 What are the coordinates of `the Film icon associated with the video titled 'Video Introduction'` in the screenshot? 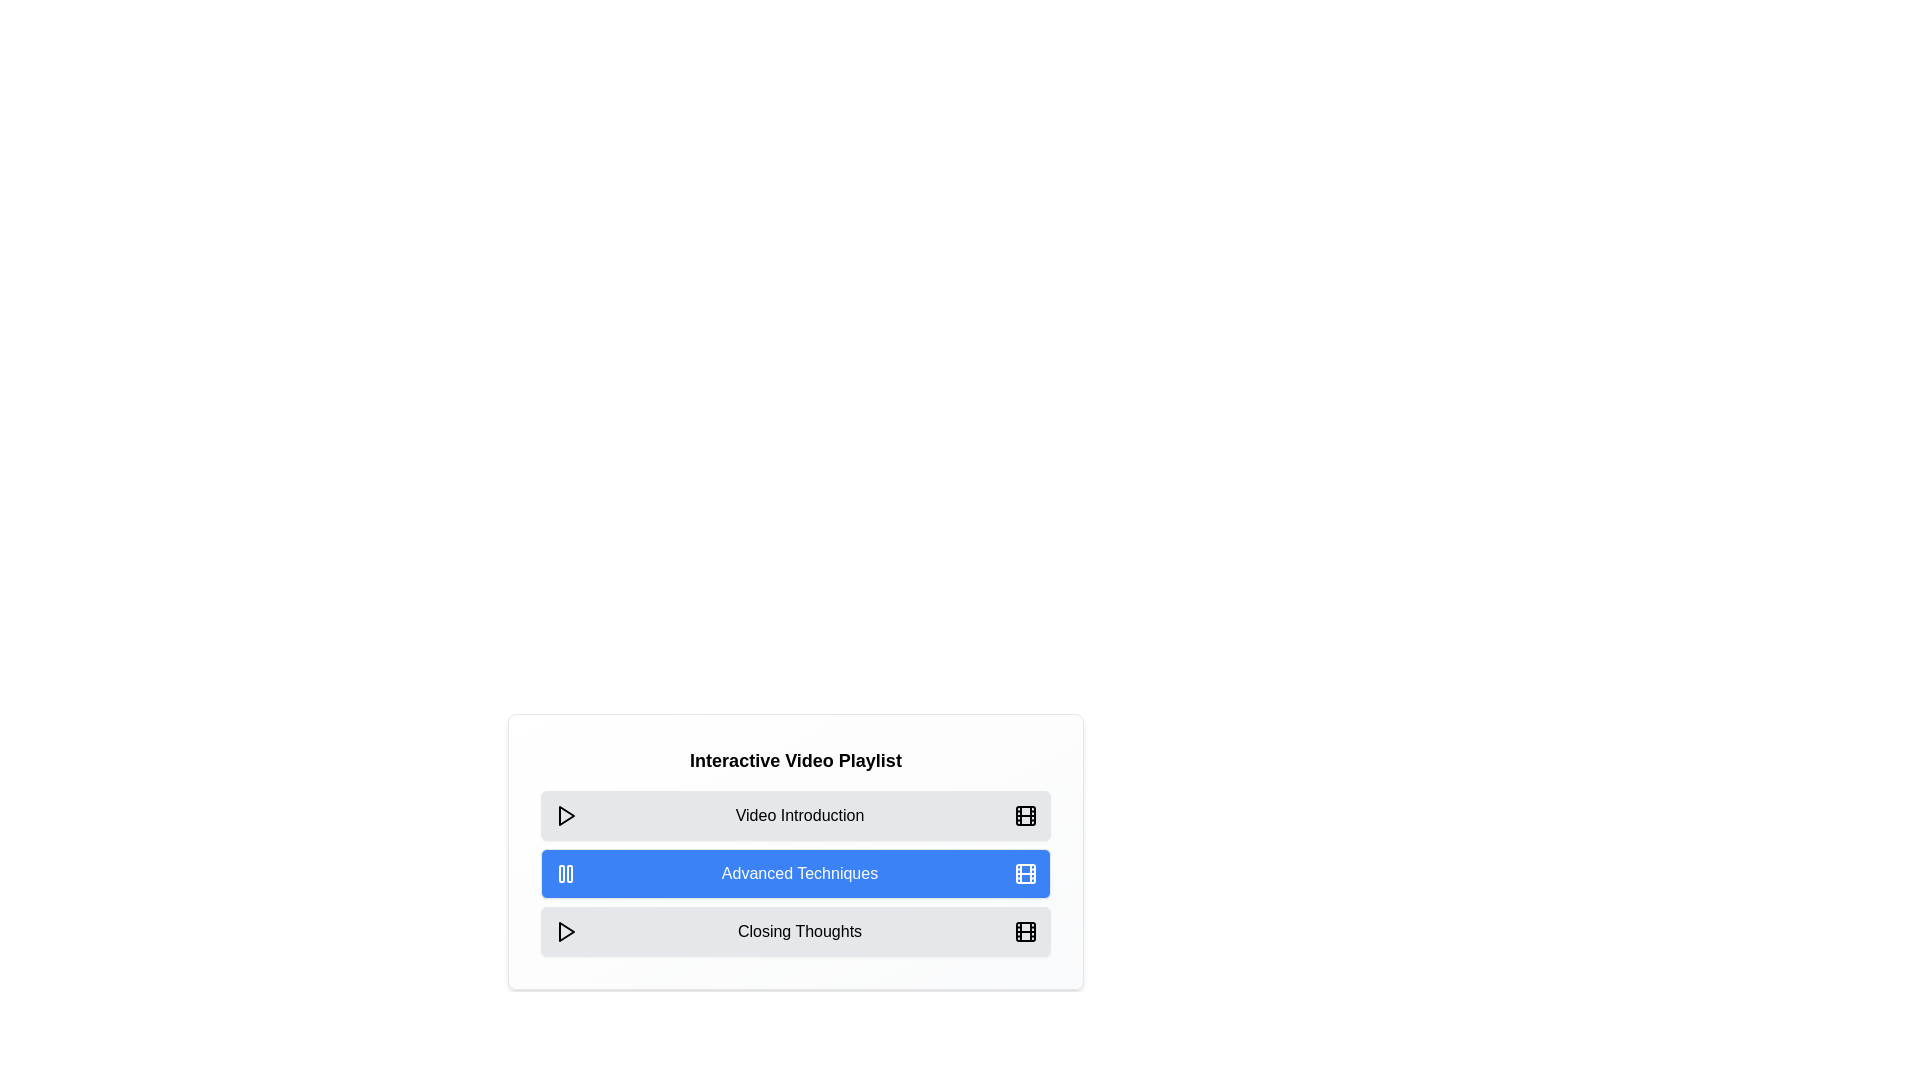 It's located at (1026, 816).